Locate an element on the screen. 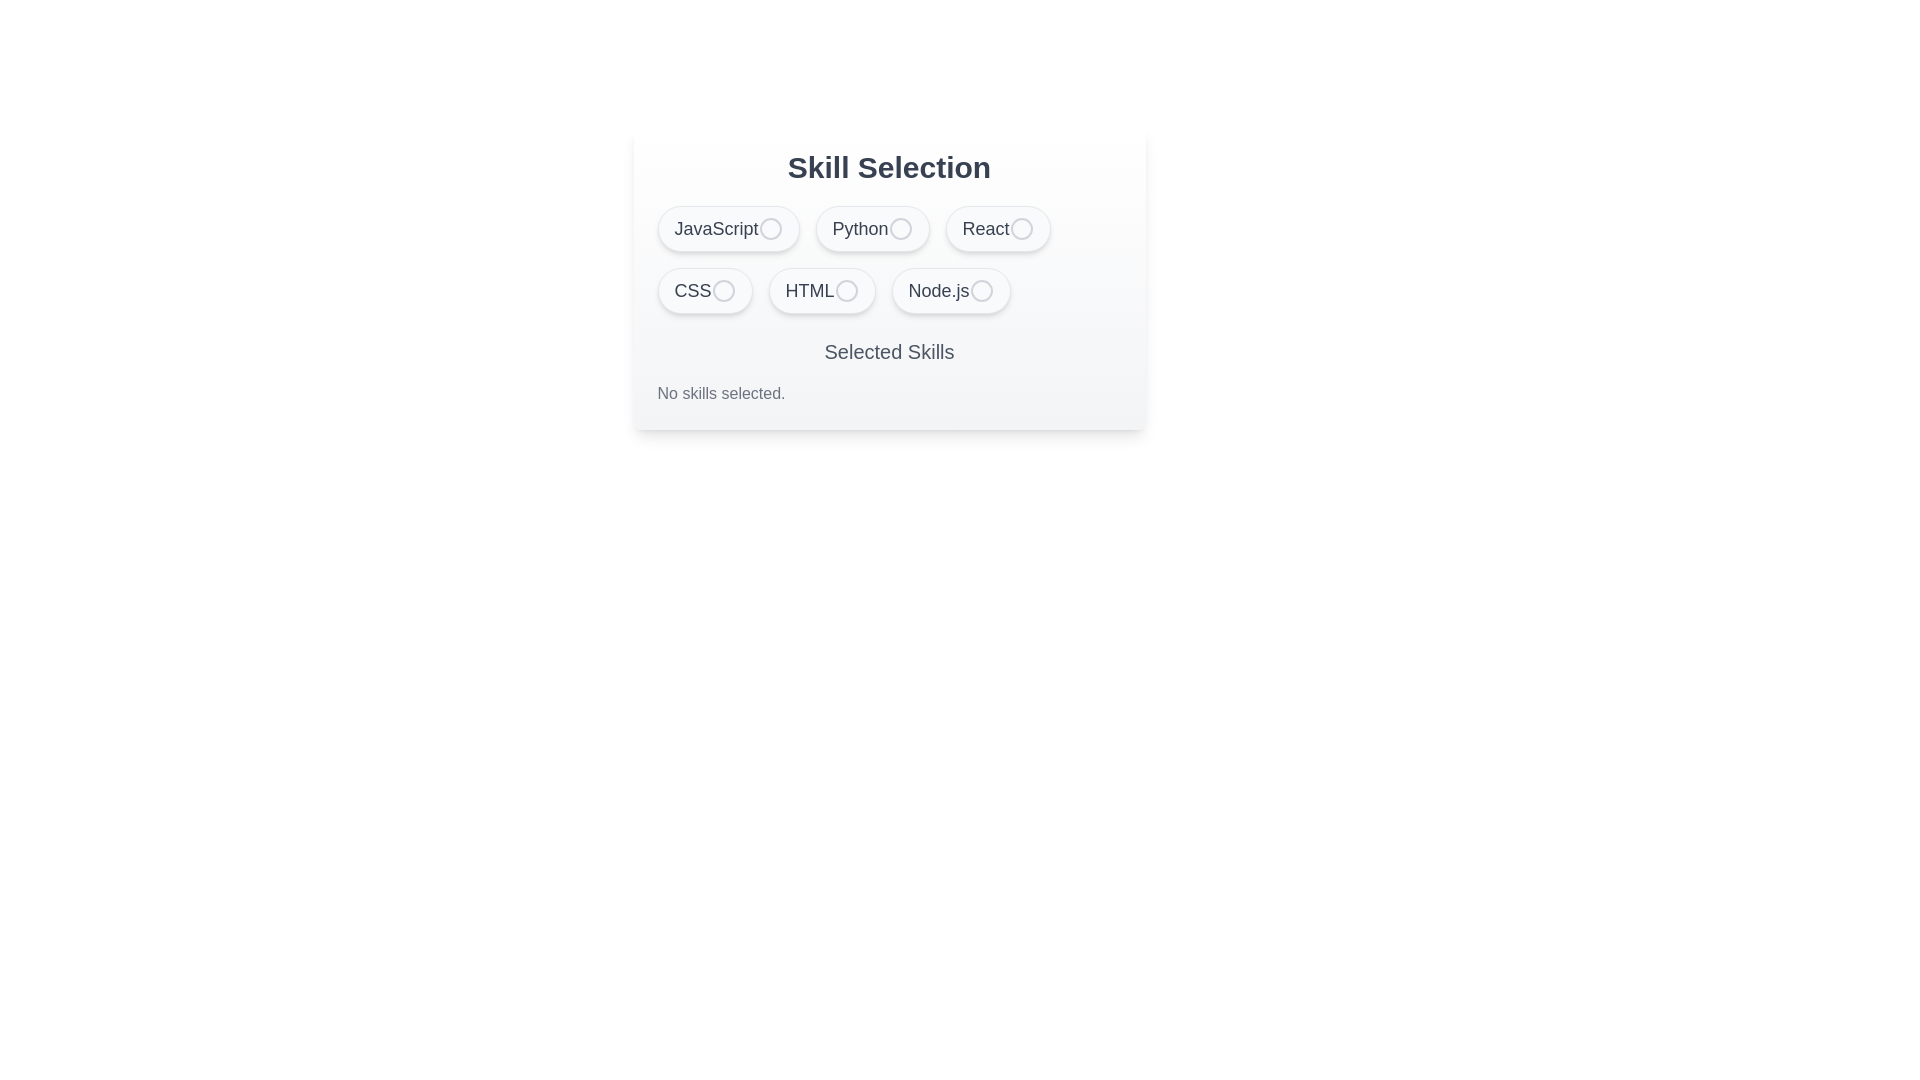 The height and width of the screenshot is (1080, 1920). the circular radio button corresponding to the 'CSS' option is located at coordinates (722, 290).